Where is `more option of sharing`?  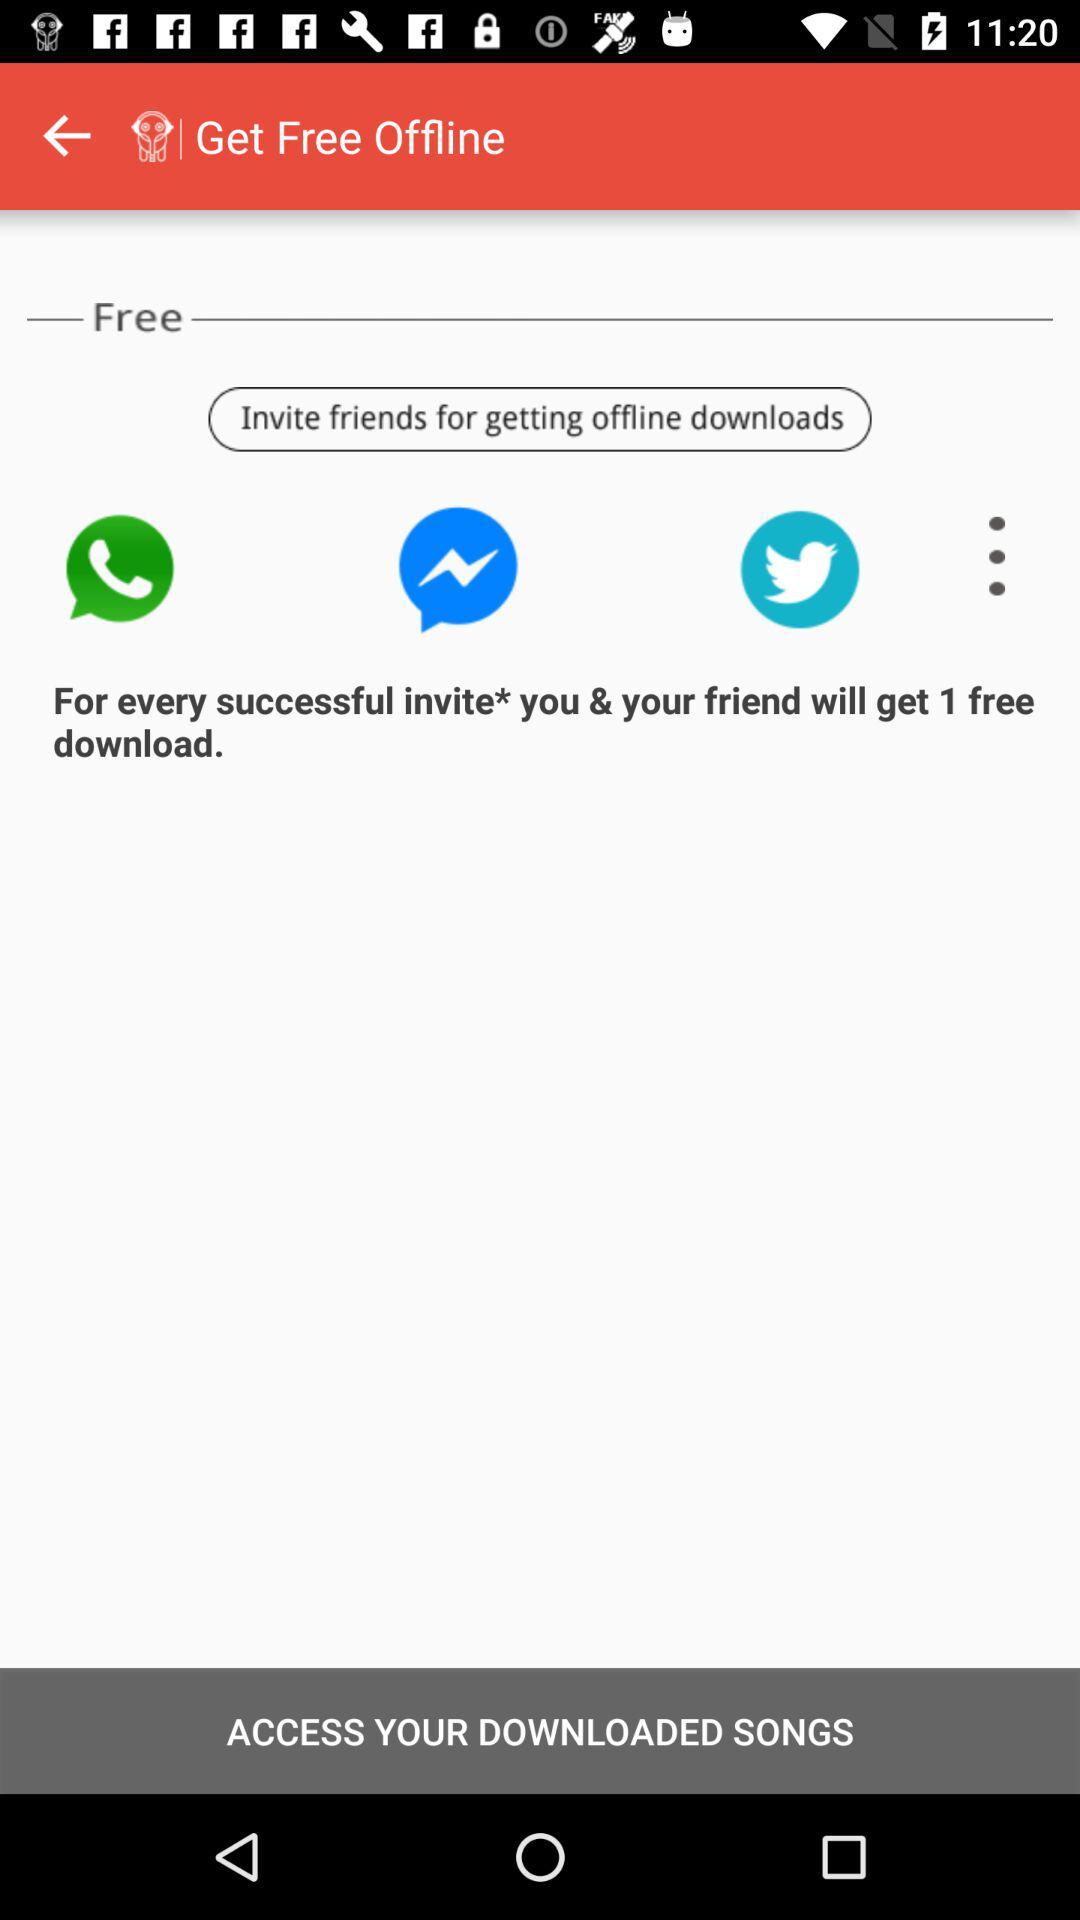
more option of sharing is located at coordinates (997, 556).